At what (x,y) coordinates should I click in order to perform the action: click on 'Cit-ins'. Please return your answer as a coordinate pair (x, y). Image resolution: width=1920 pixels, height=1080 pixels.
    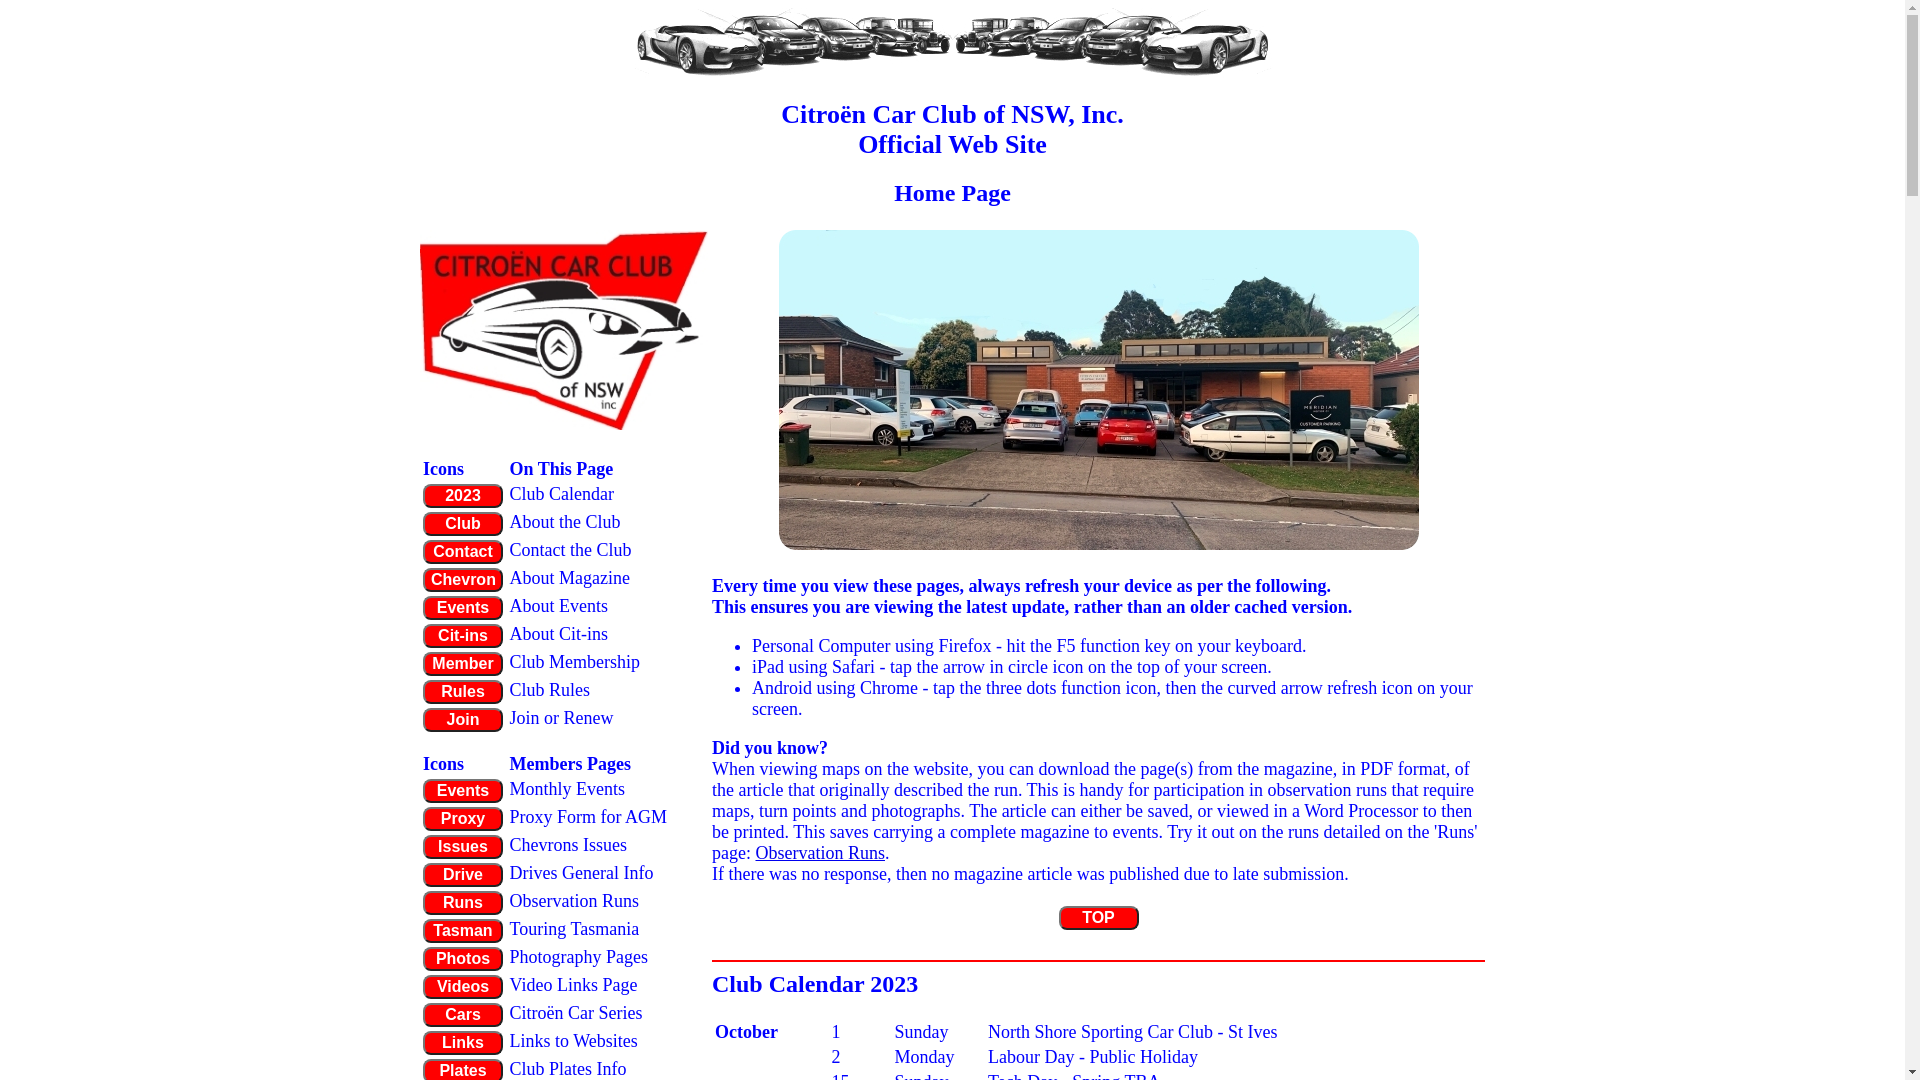
    Looking at the image, I should click on (421, 636).